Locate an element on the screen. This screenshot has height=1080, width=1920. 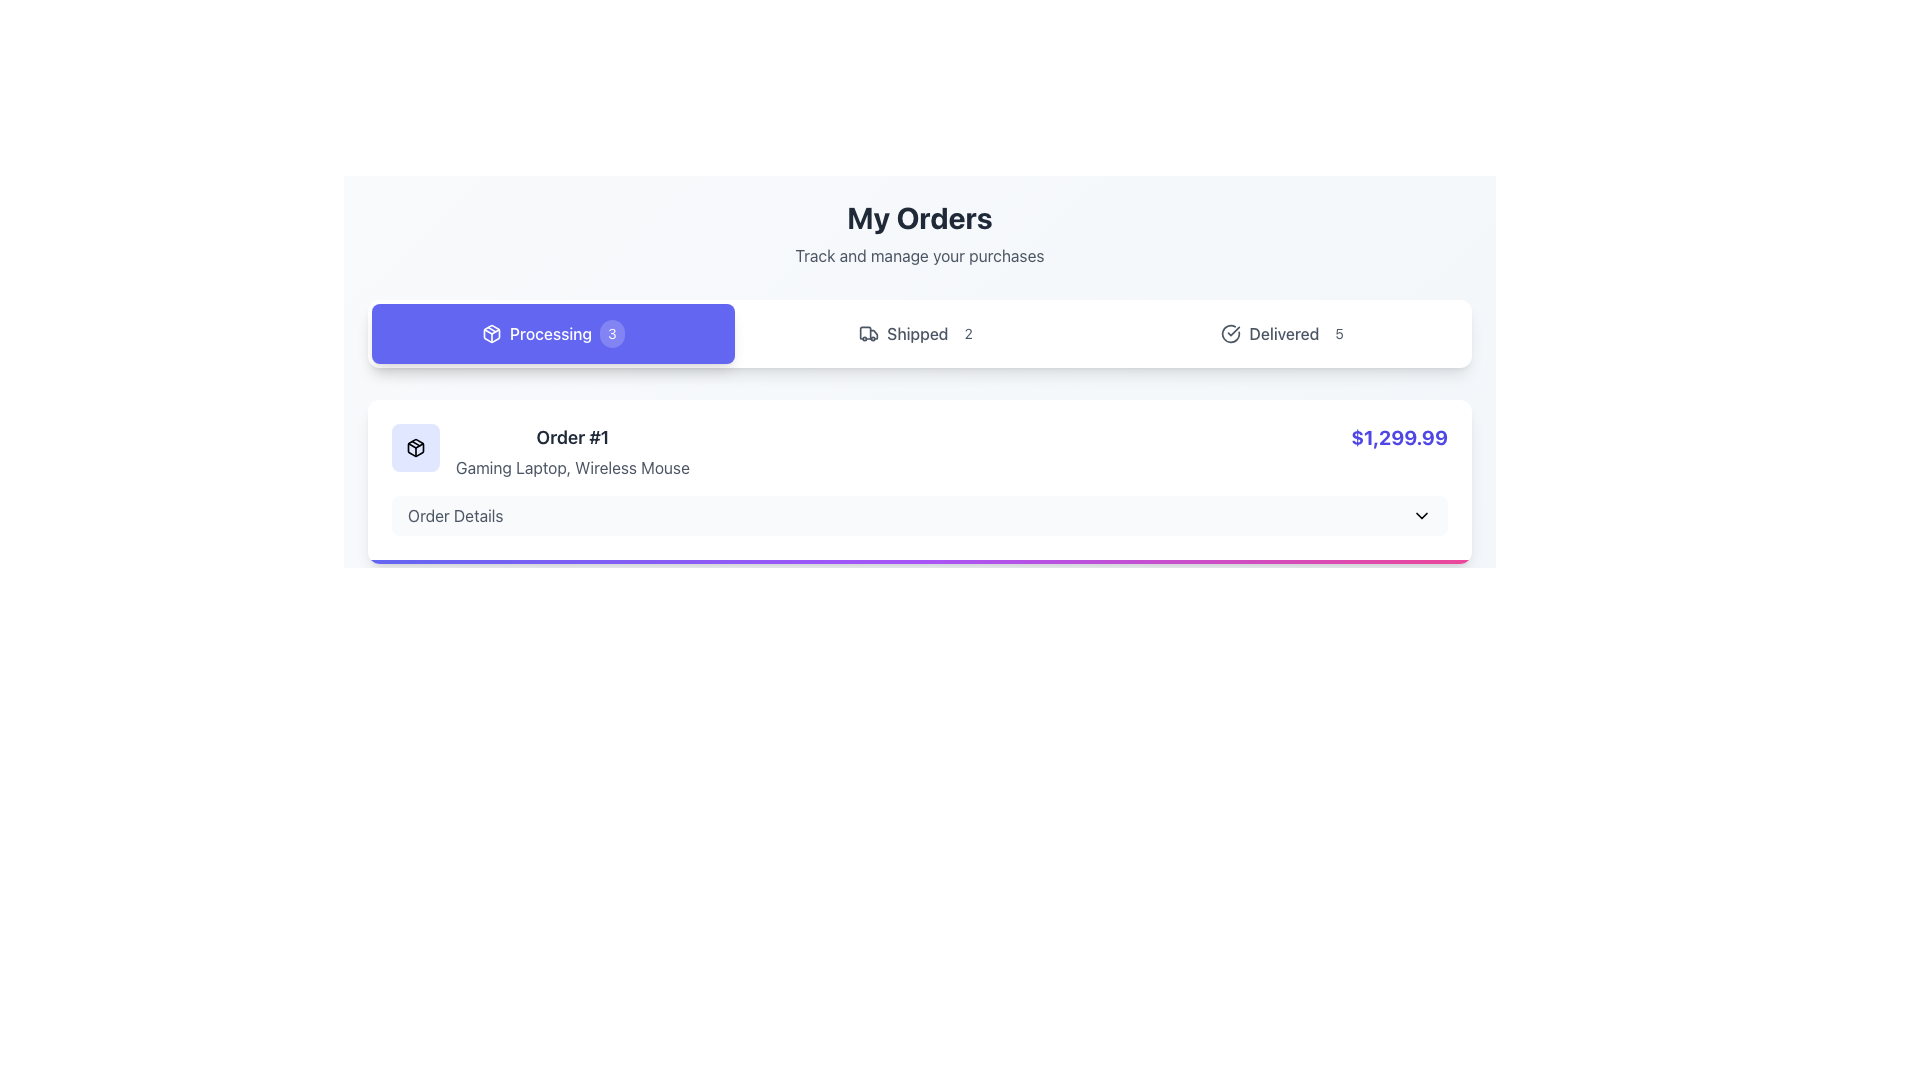
the Badge or Counter displaying the number '5' in white text, located to the right of the 'Delivered' label is located at coordinates (1339, 333).